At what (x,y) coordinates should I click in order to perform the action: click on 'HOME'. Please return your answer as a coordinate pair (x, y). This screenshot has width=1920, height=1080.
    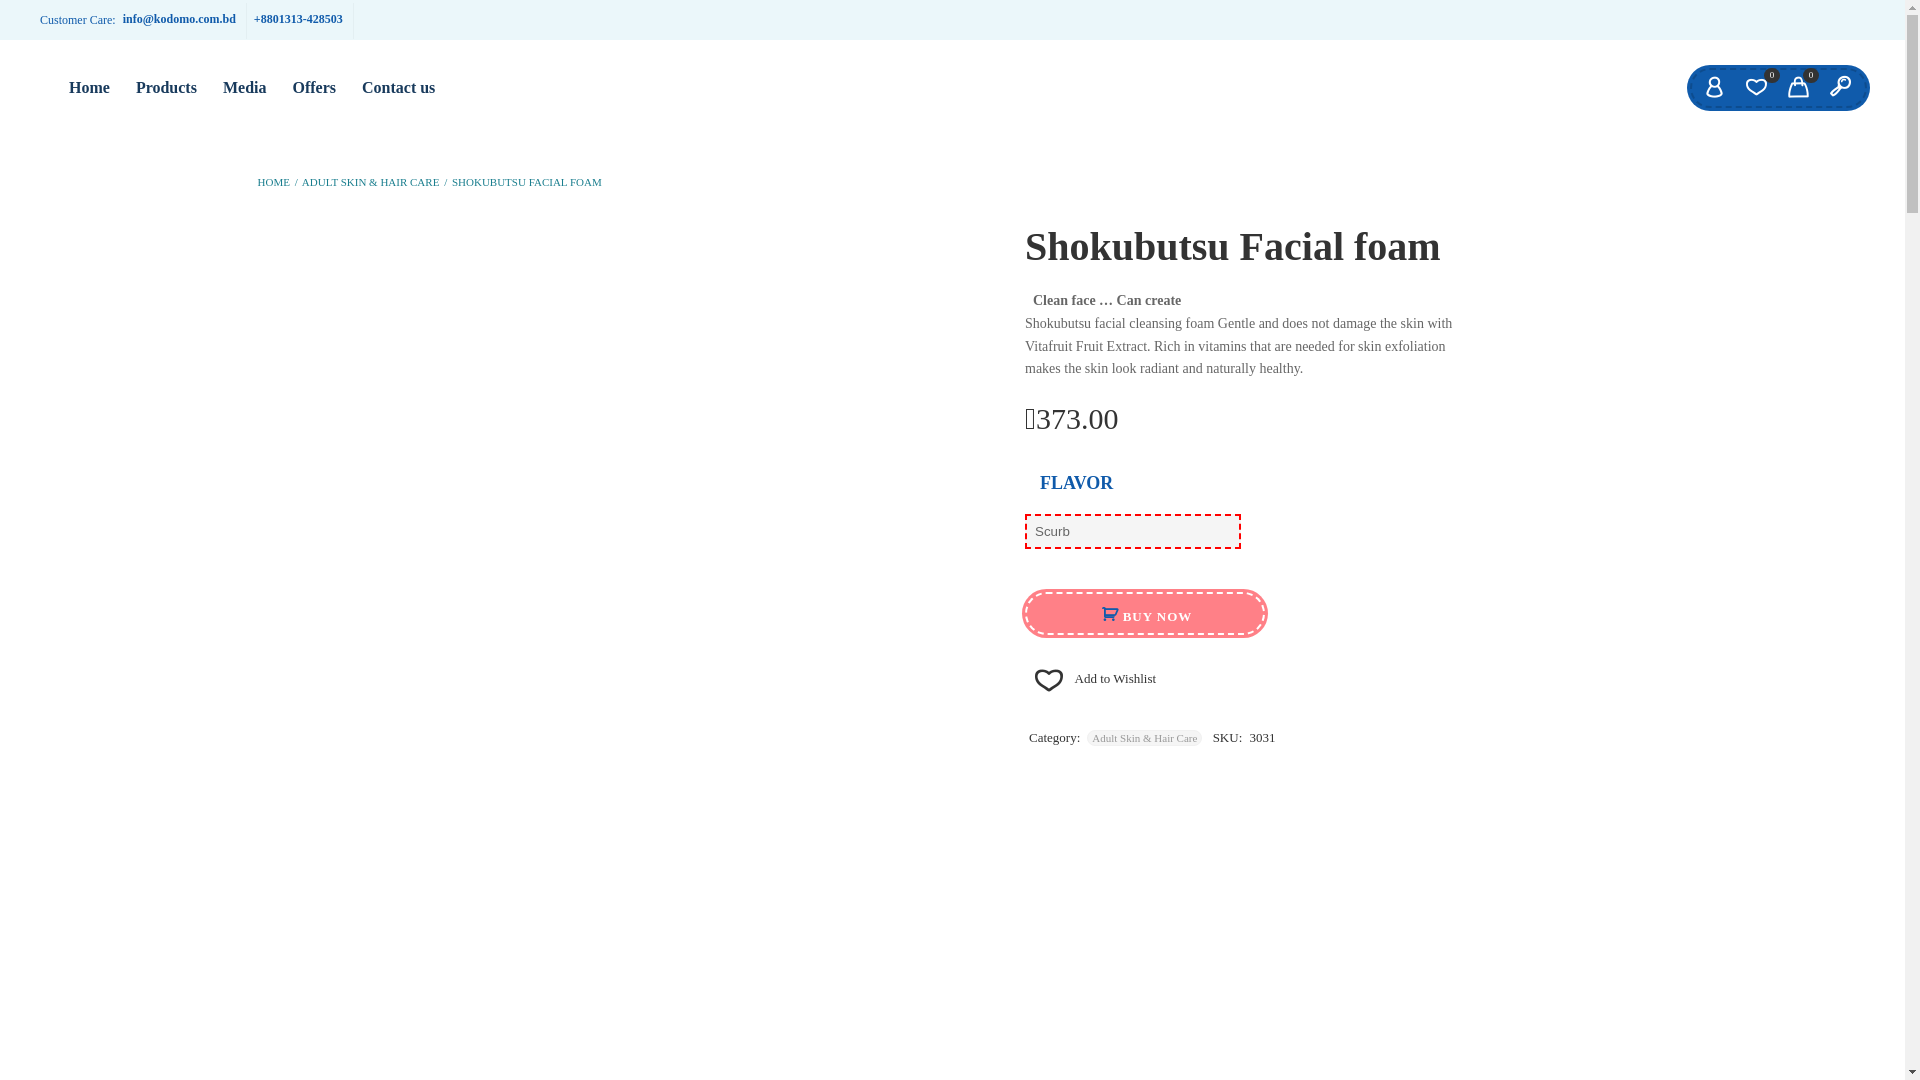
    Looking at the image, I should click on (272, 181).